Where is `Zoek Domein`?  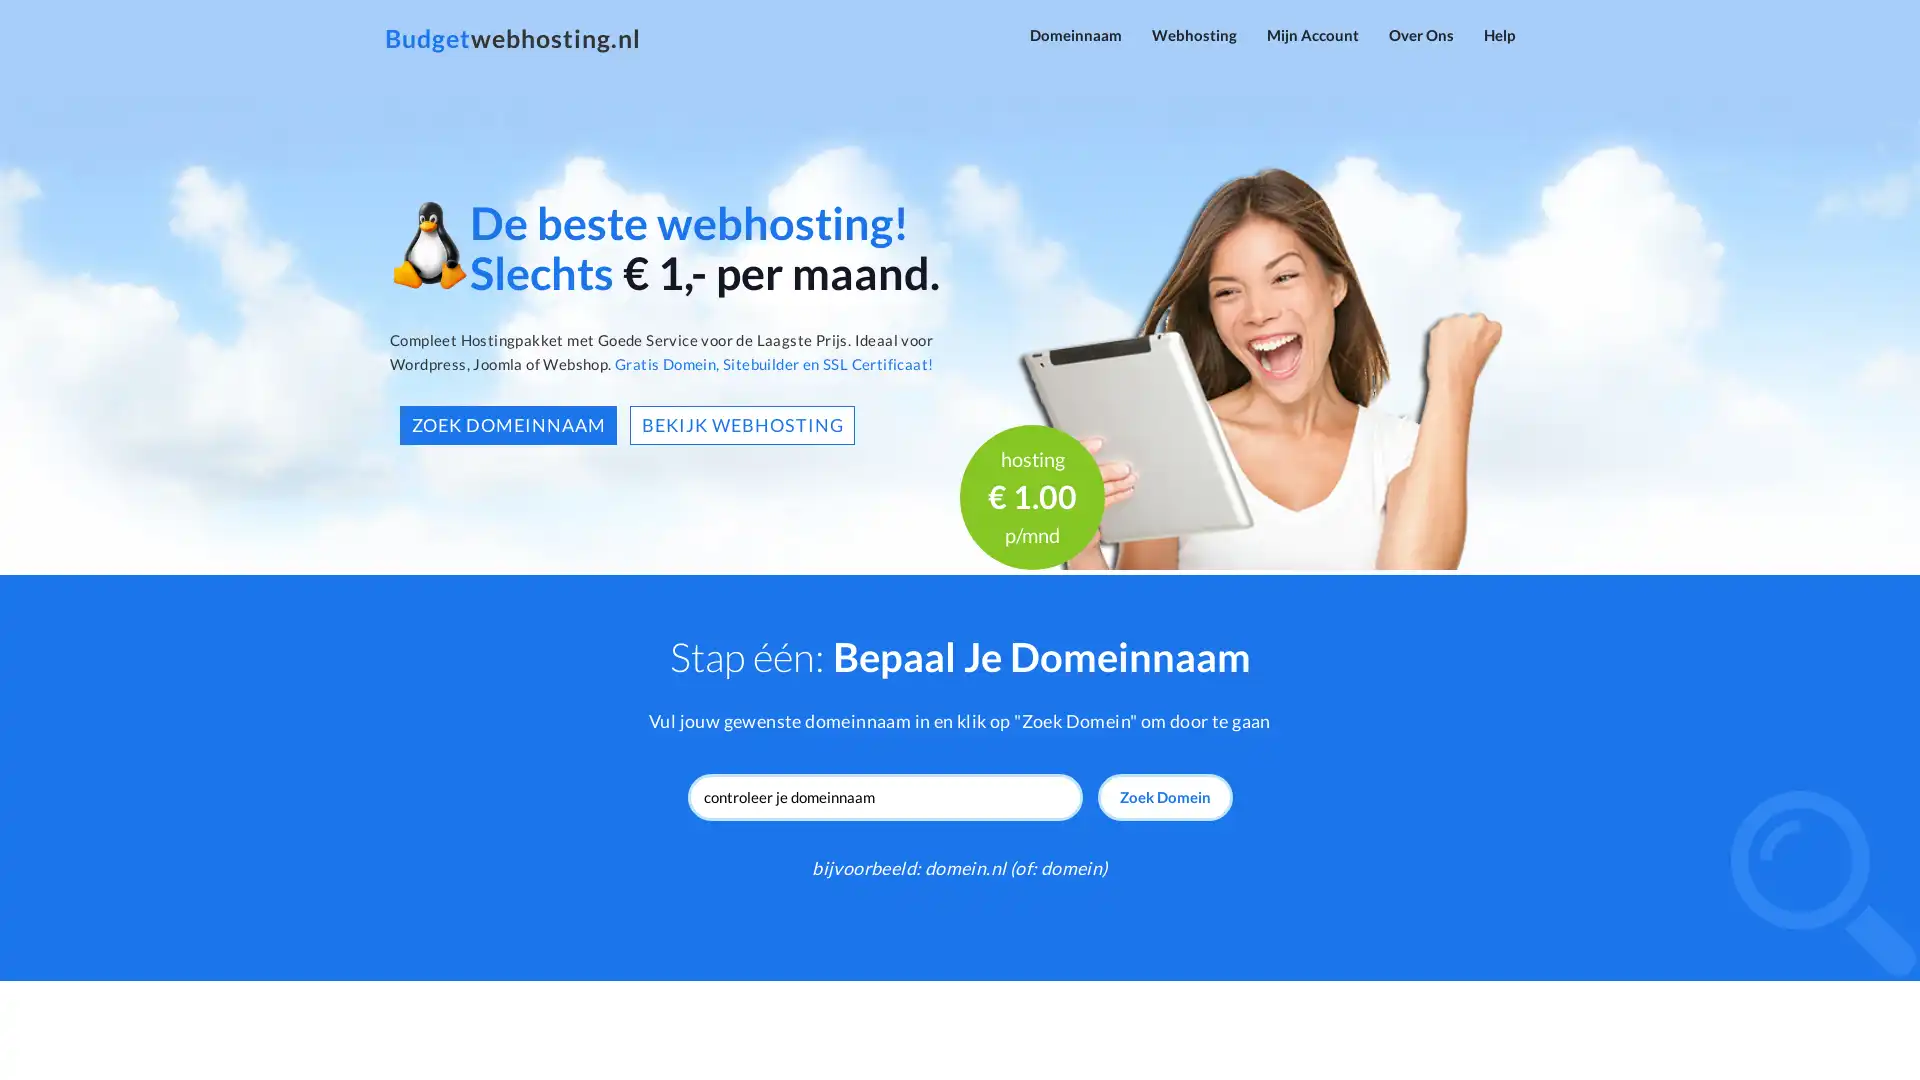 Zoek Domein is located at coordinates (1164, 796).